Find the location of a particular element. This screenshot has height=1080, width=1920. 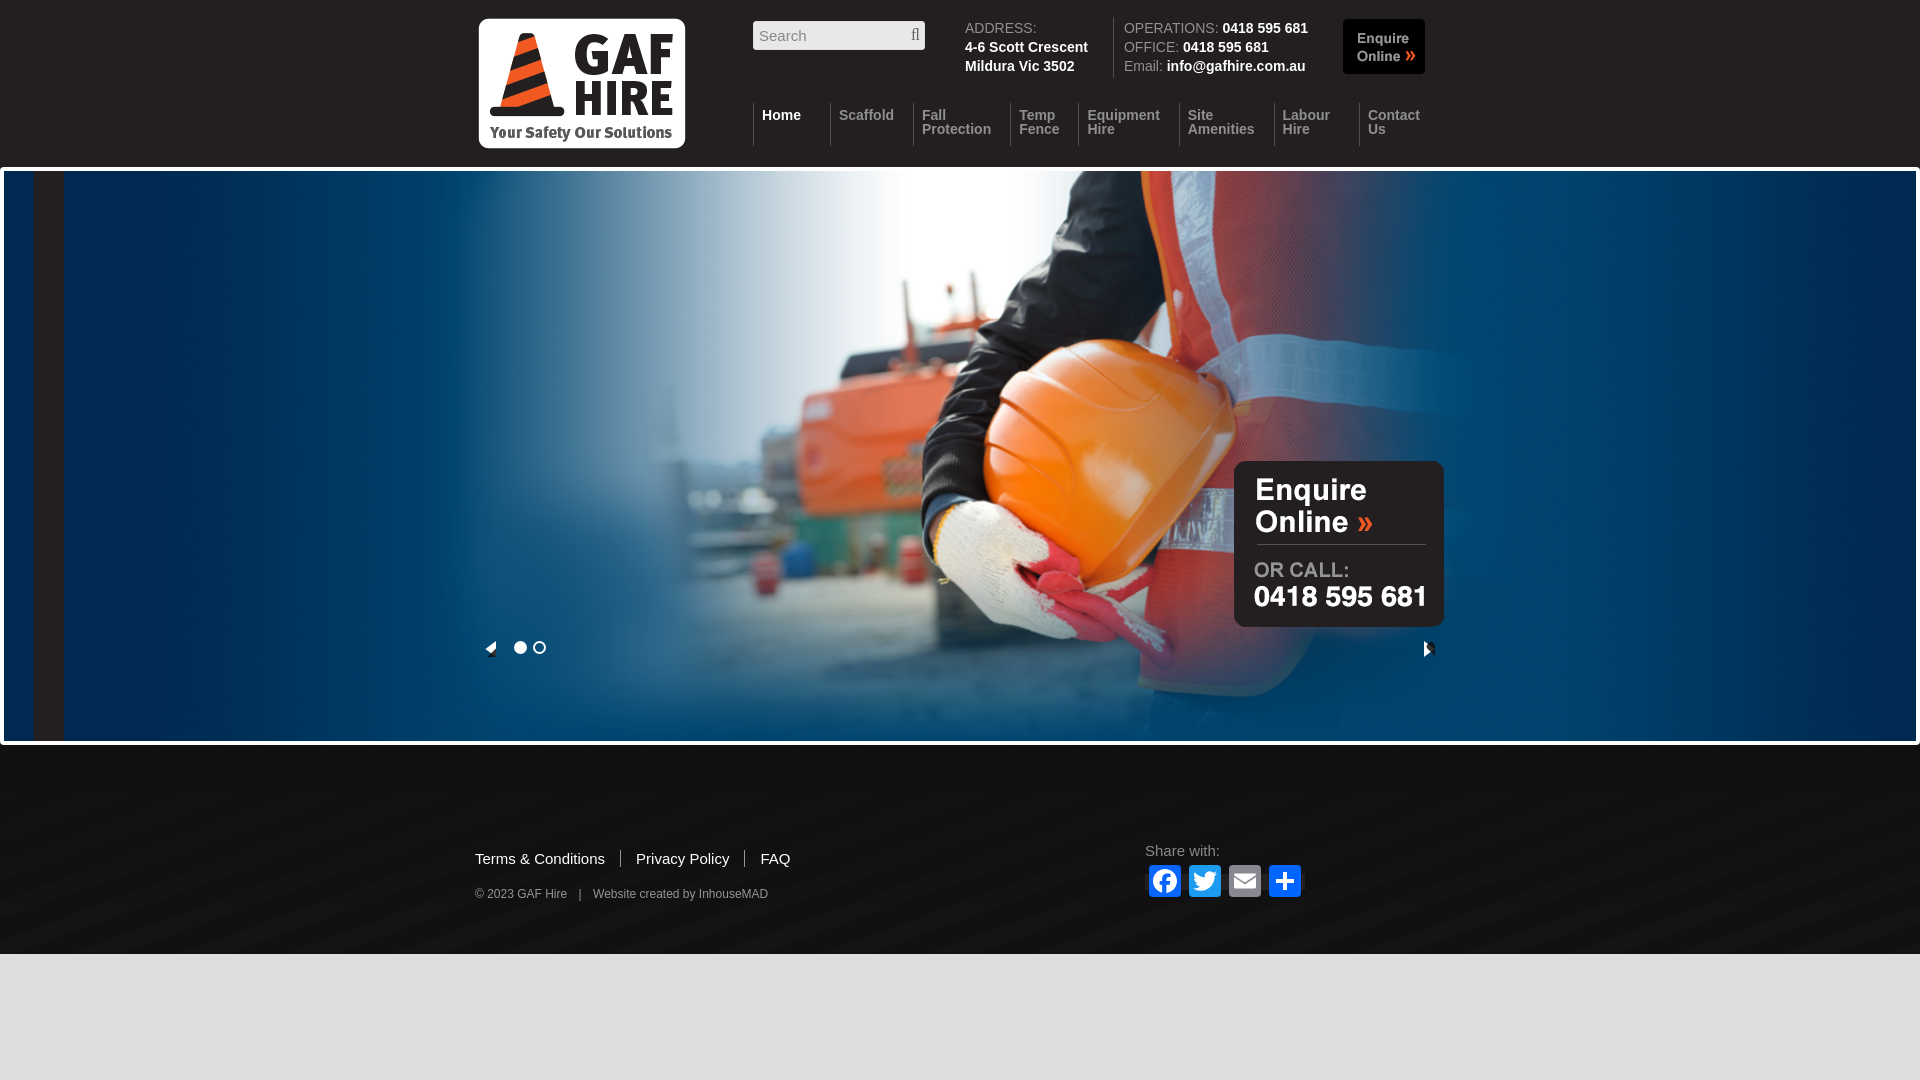

'FAQ' is located at coordinates (766, 857).